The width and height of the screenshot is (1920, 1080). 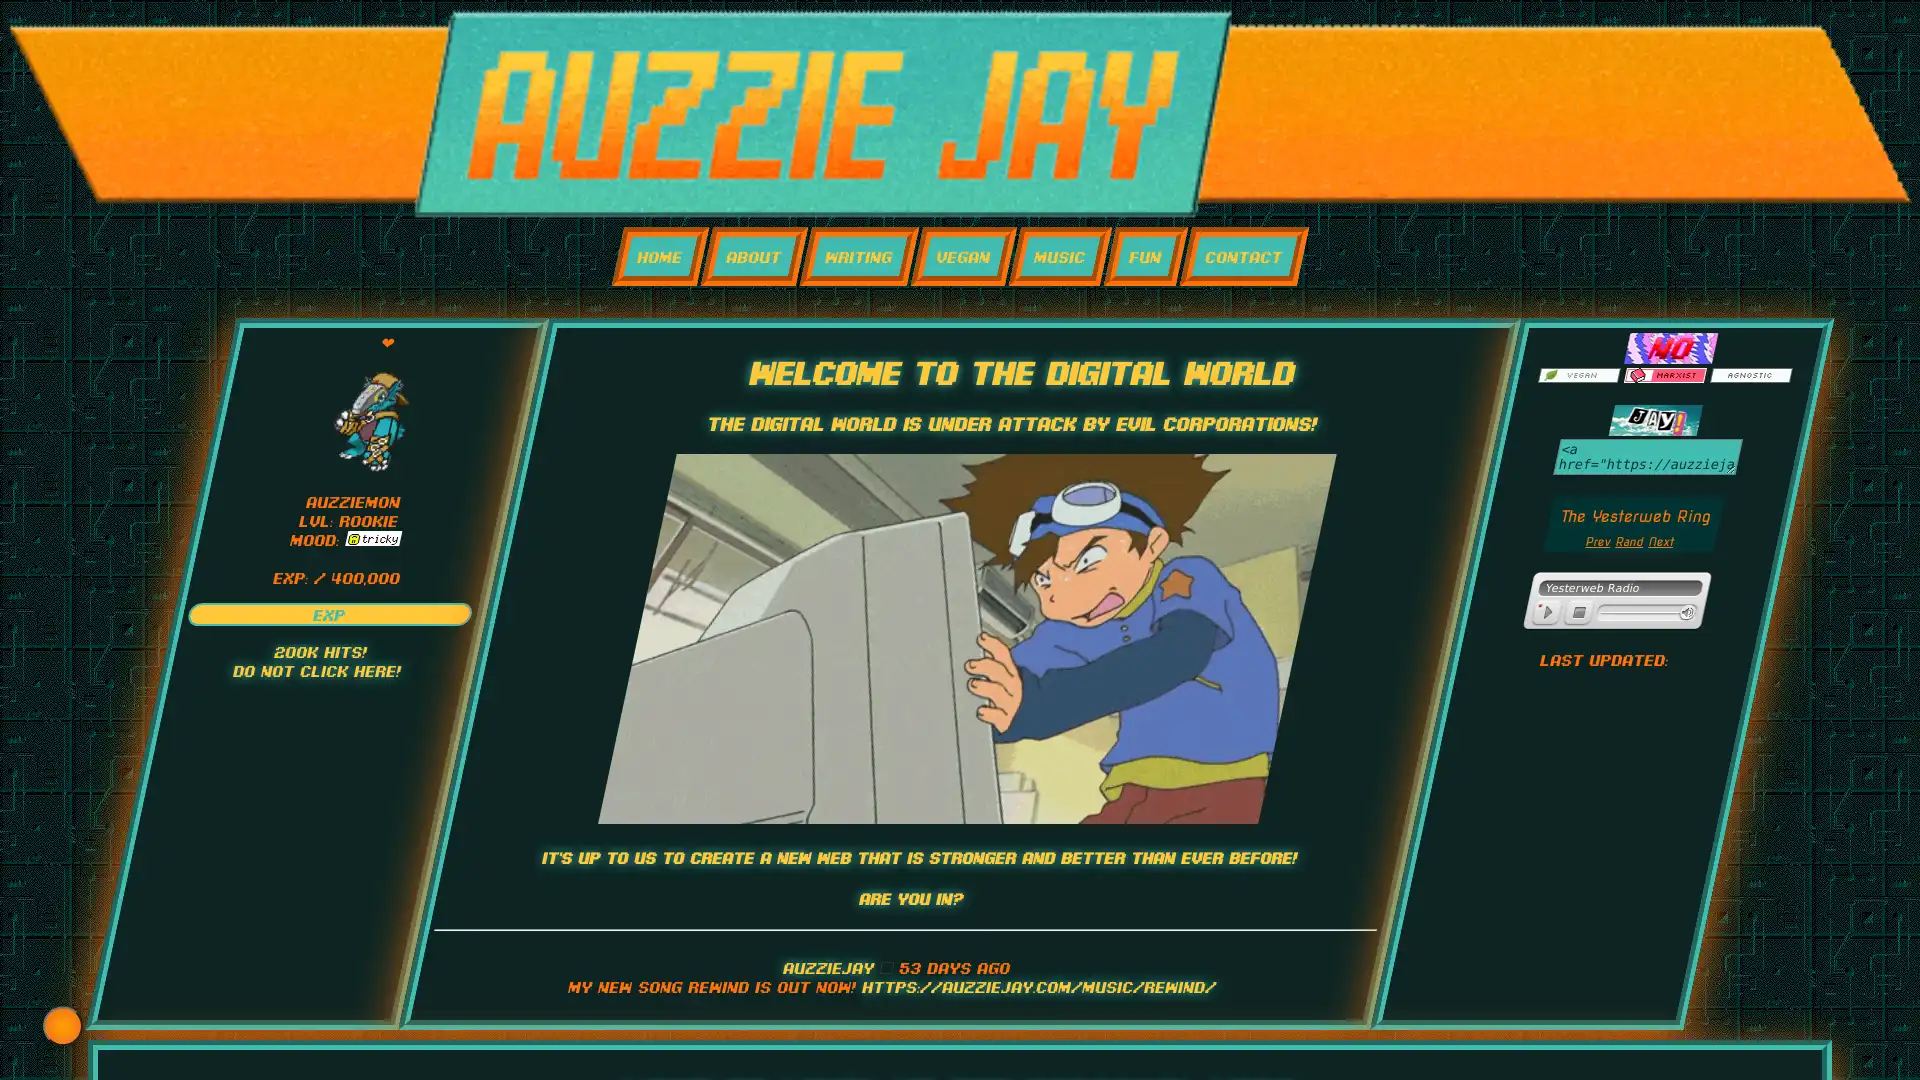 I want to click on VEGAN, so click(x=963, y=255).